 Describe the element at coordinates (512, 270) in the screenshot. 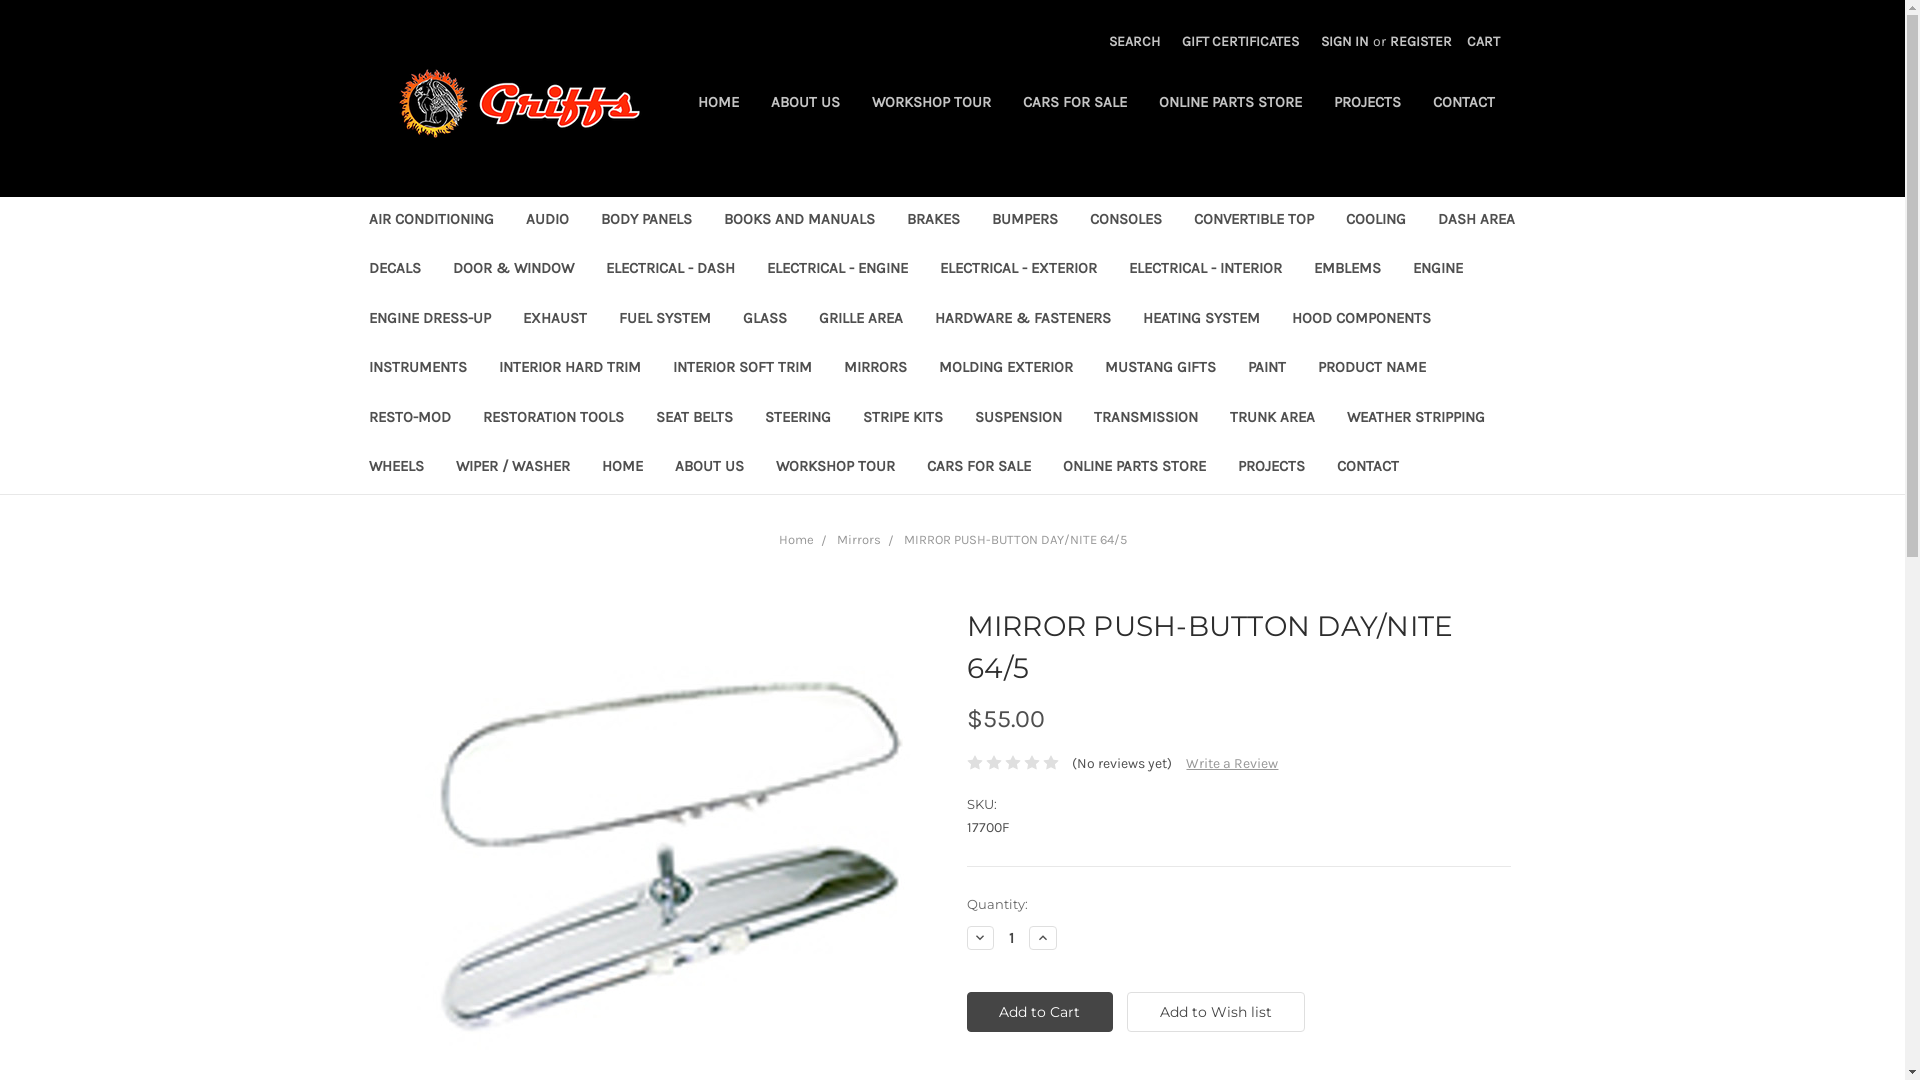

I see `'DOOR & WINDOW'` at that location.